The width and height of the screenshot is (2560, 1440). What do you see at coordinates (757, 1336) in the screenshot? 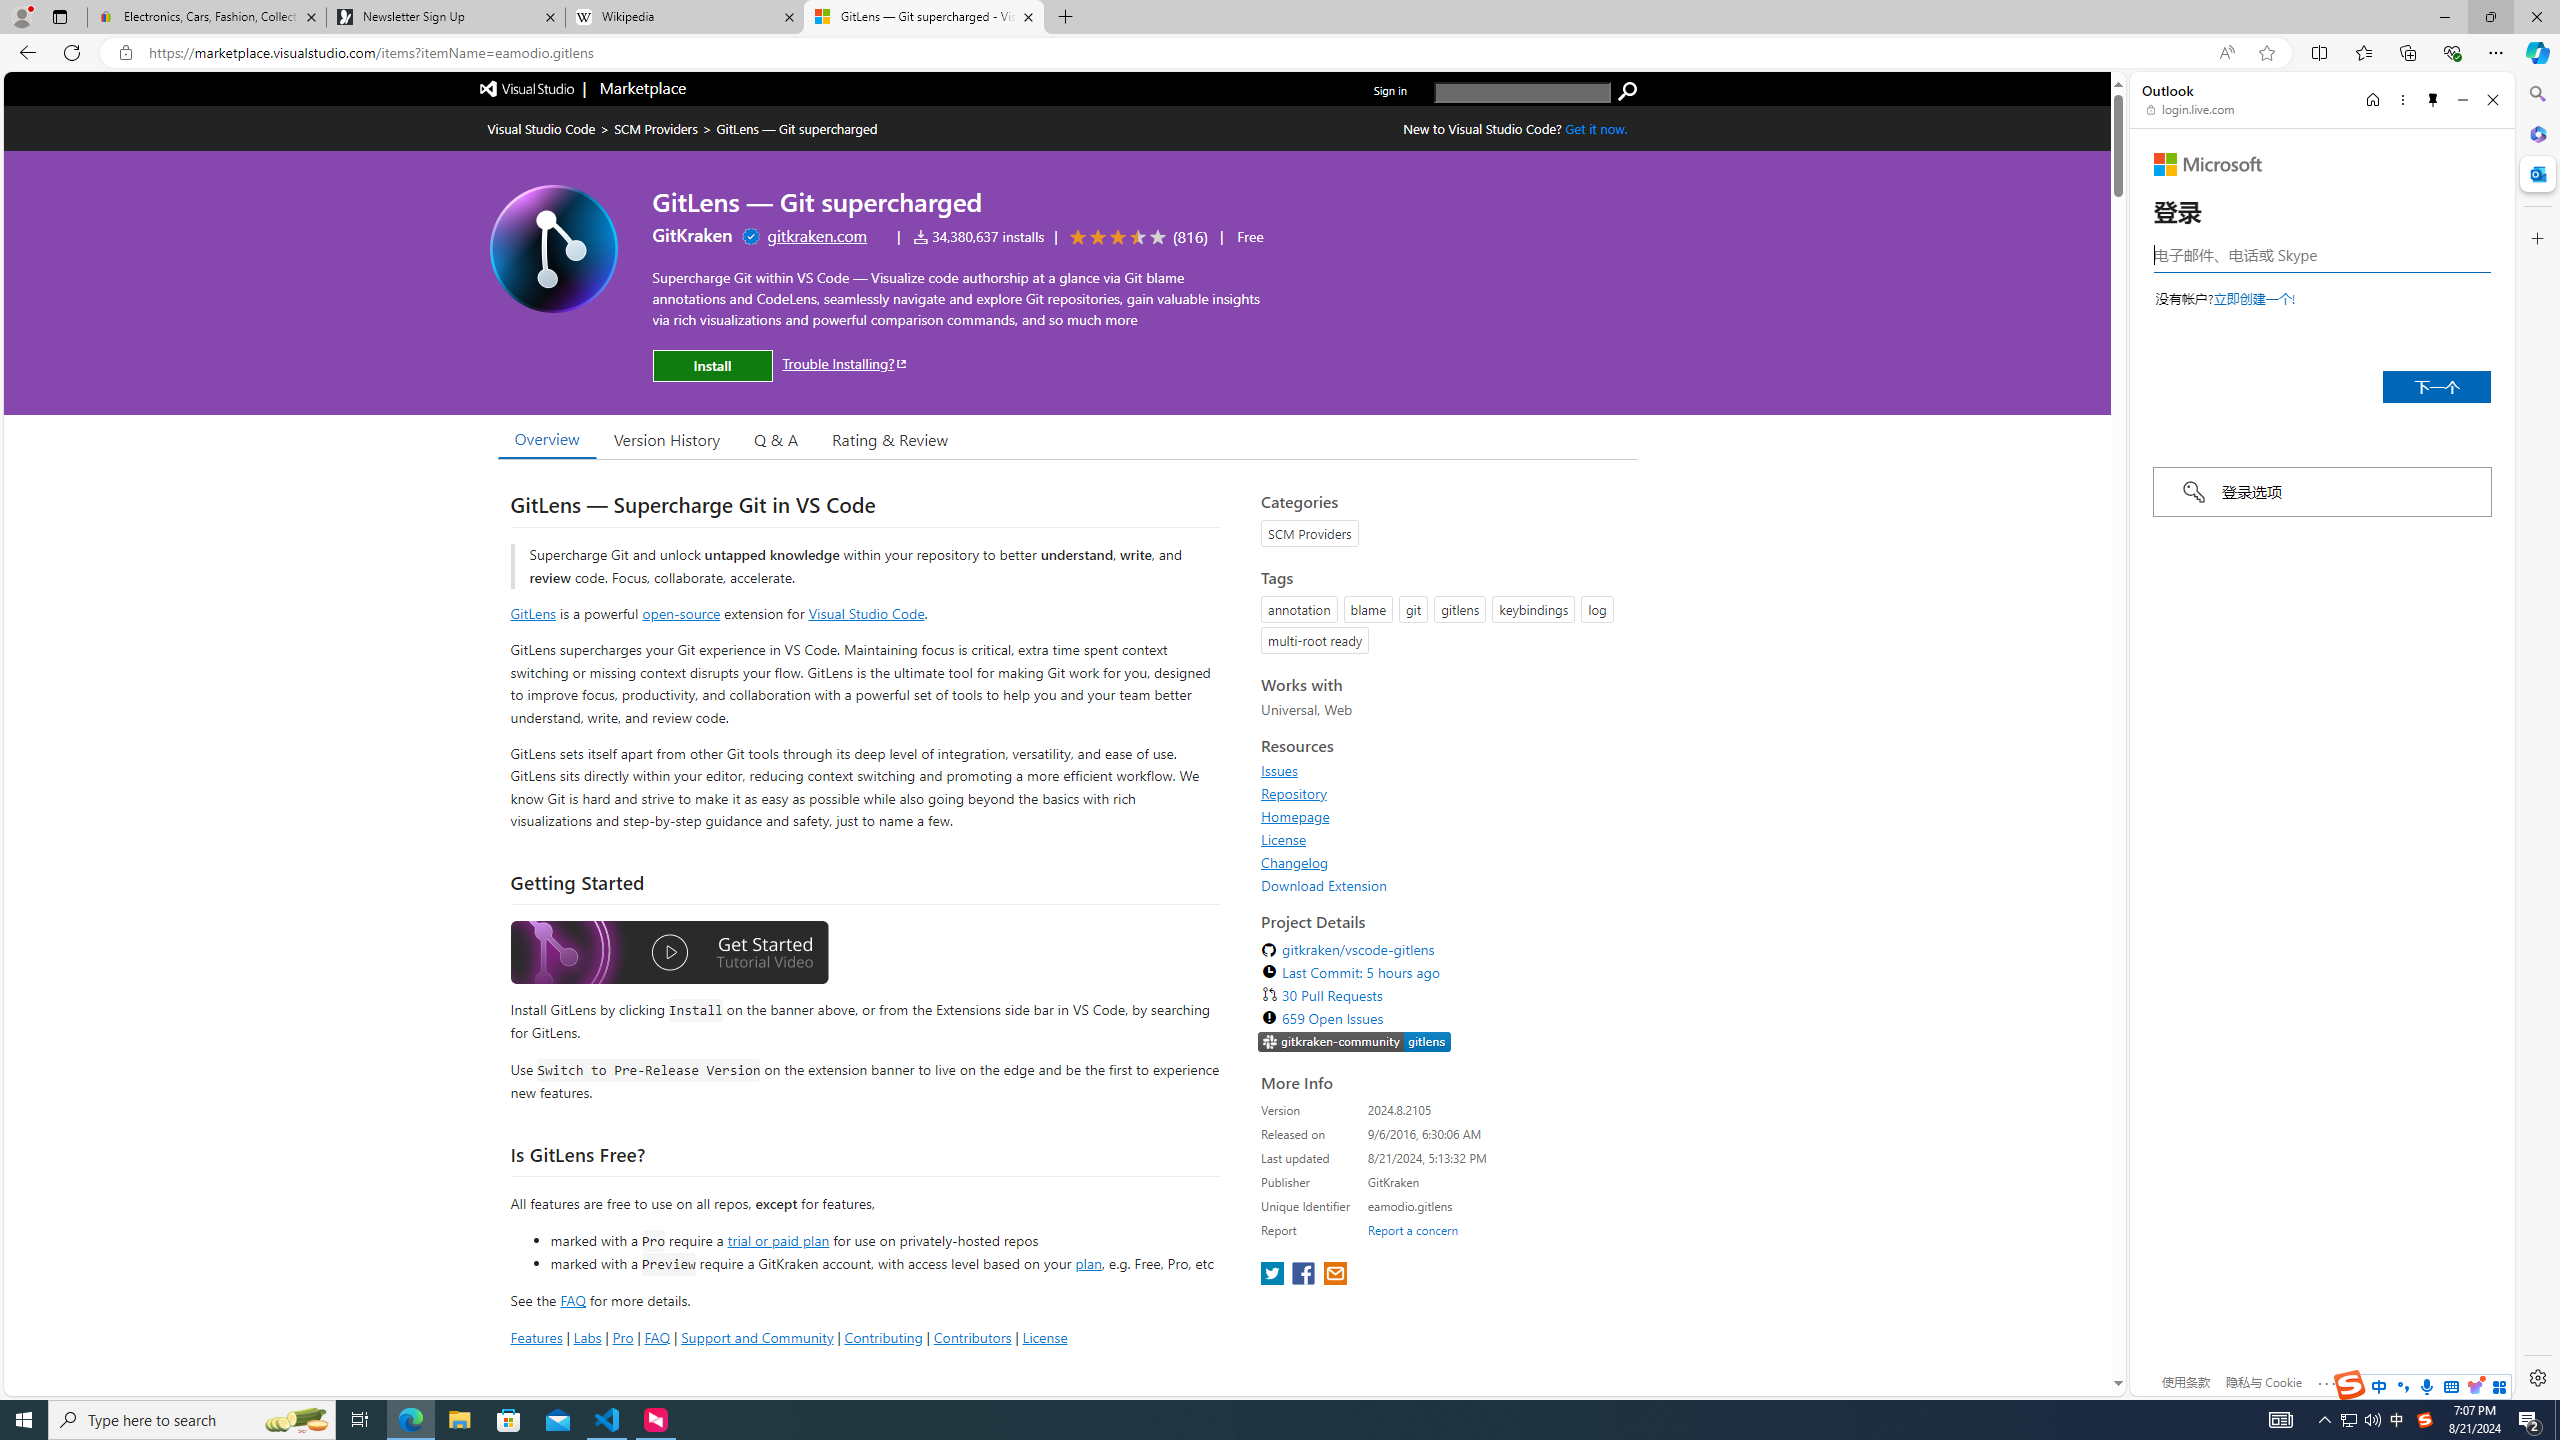
I see `'Support and Community'` at bounding box center [757, 1336].